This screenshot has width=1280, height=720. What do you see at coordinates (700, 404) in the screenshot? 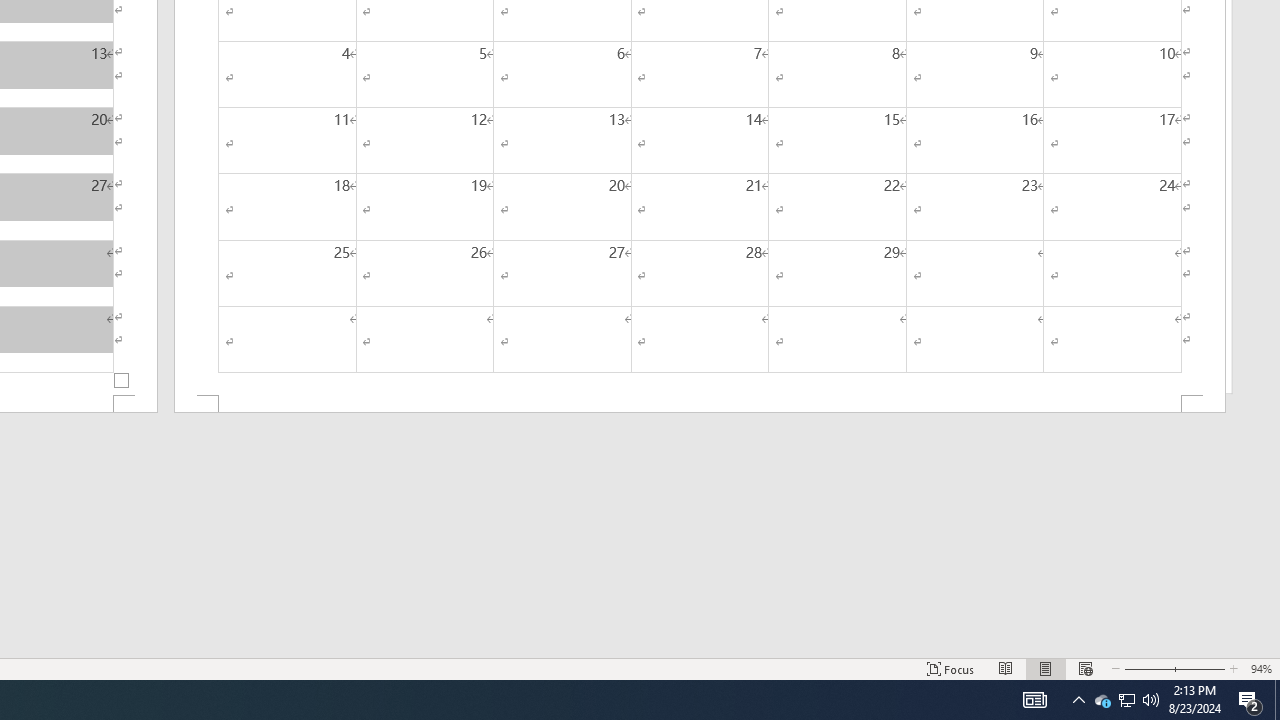
I see `'Footer -Section 2-'` at bounding box center [700, 404].